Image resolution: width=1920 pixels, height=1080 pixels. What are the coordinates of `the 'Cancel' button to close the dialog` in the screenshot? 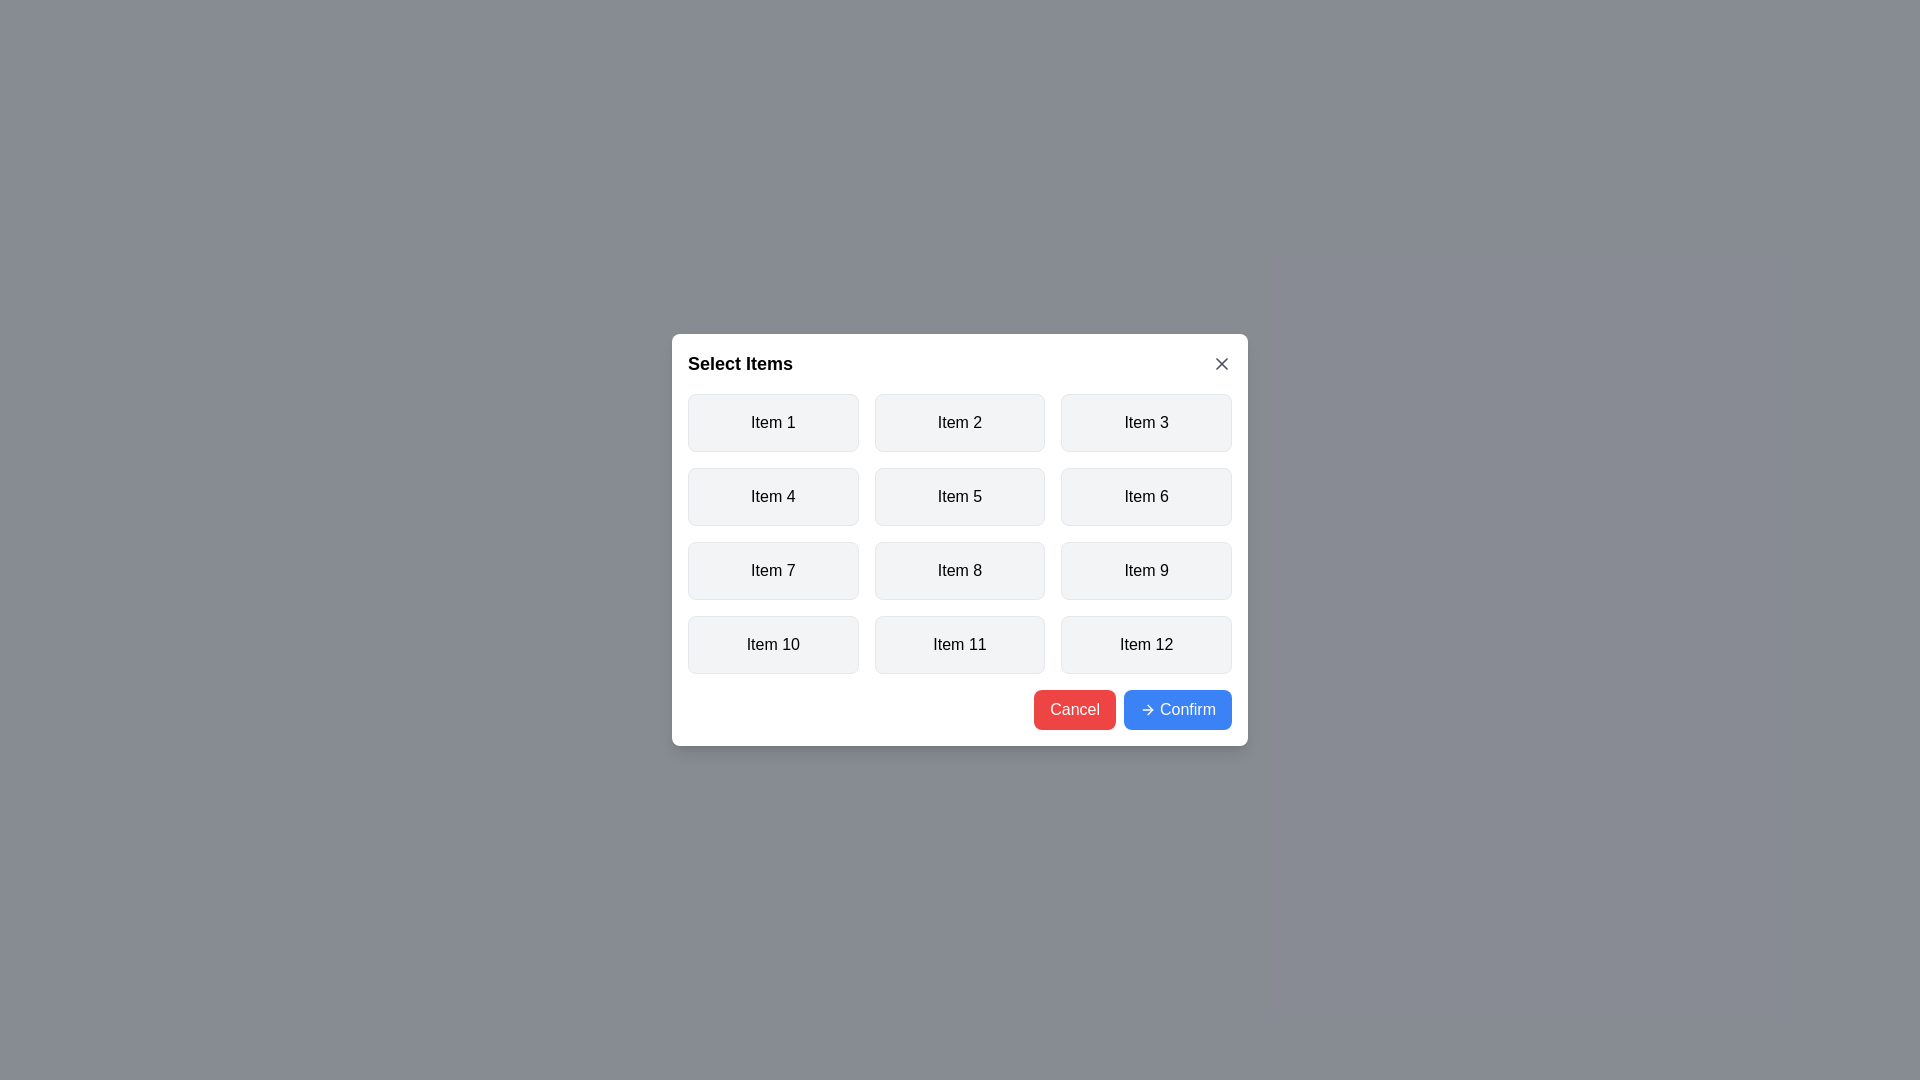 It's located at (1074, 708).